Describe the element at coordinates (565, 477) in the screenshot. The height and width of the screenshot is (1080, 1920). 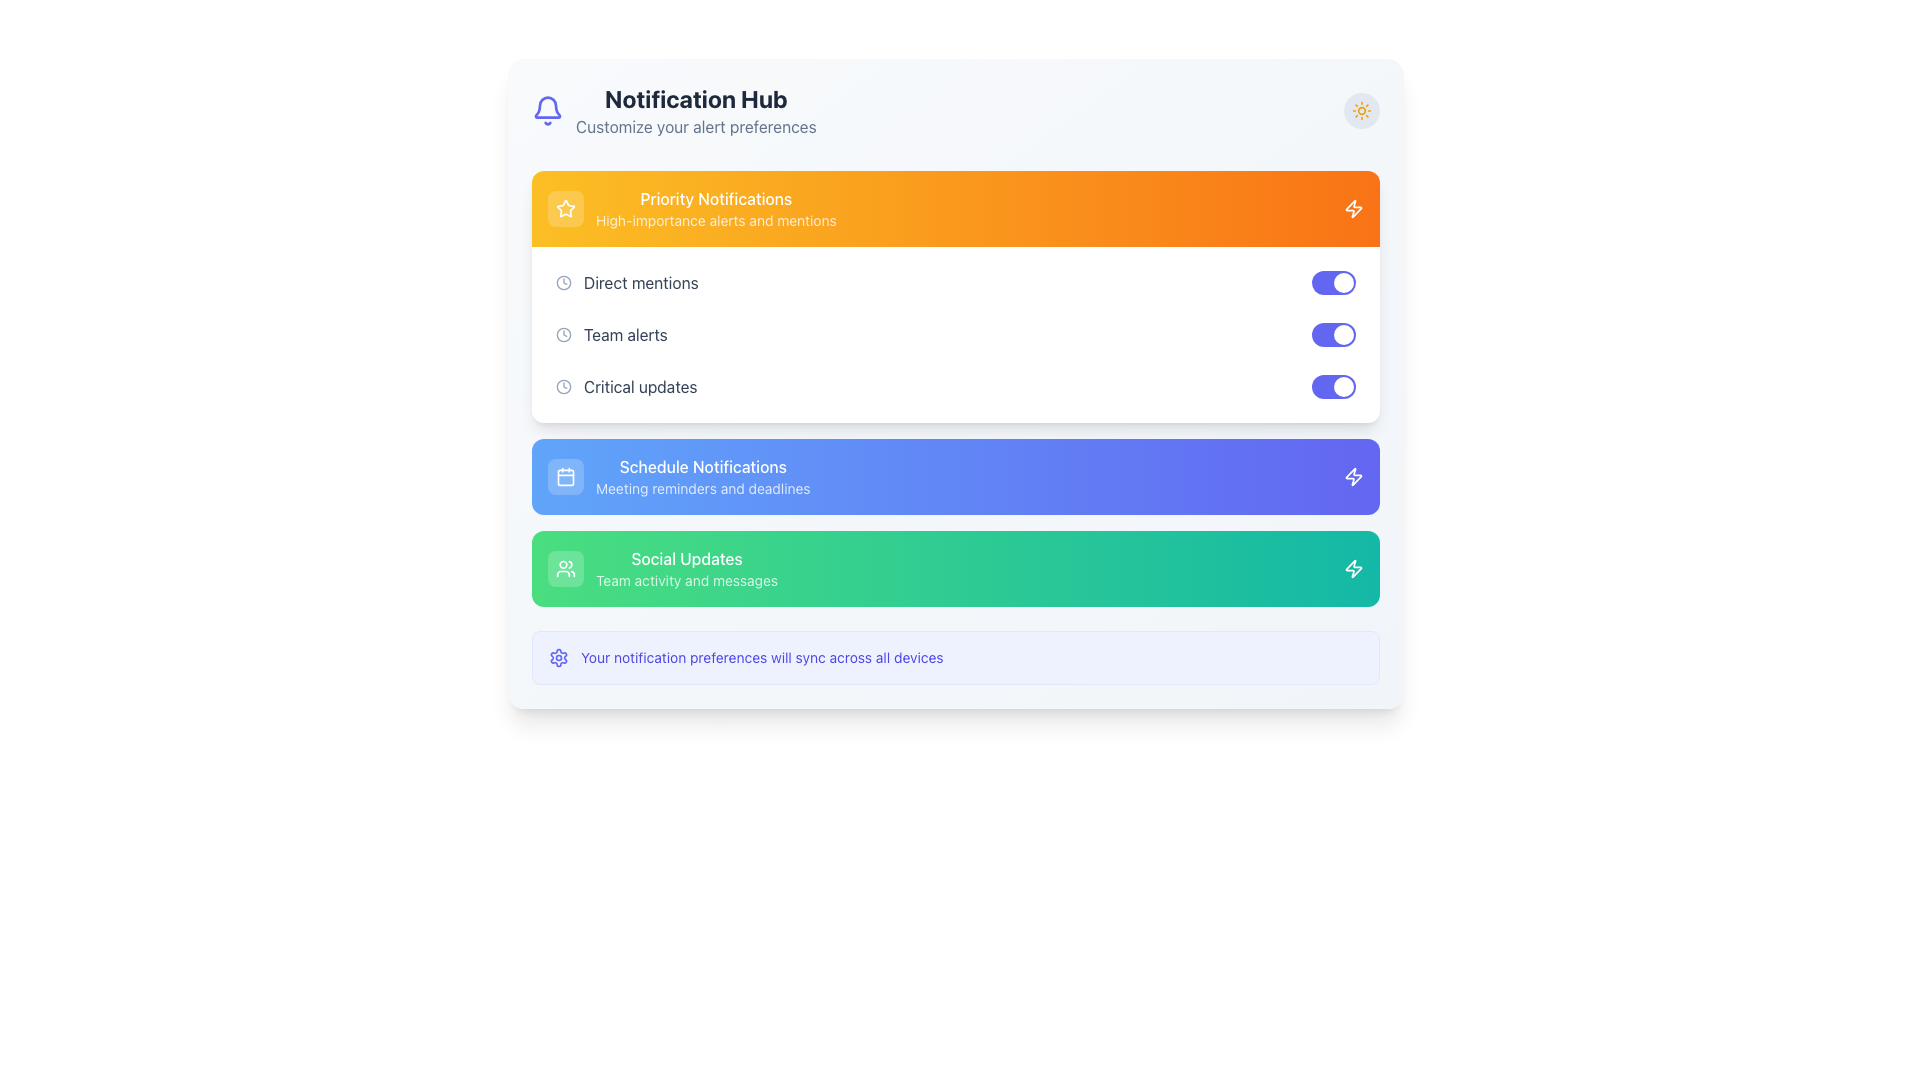
I see `the detailed design of the schedule notifications SVG icon located to the left of the section title within the blue notification card` at that location.